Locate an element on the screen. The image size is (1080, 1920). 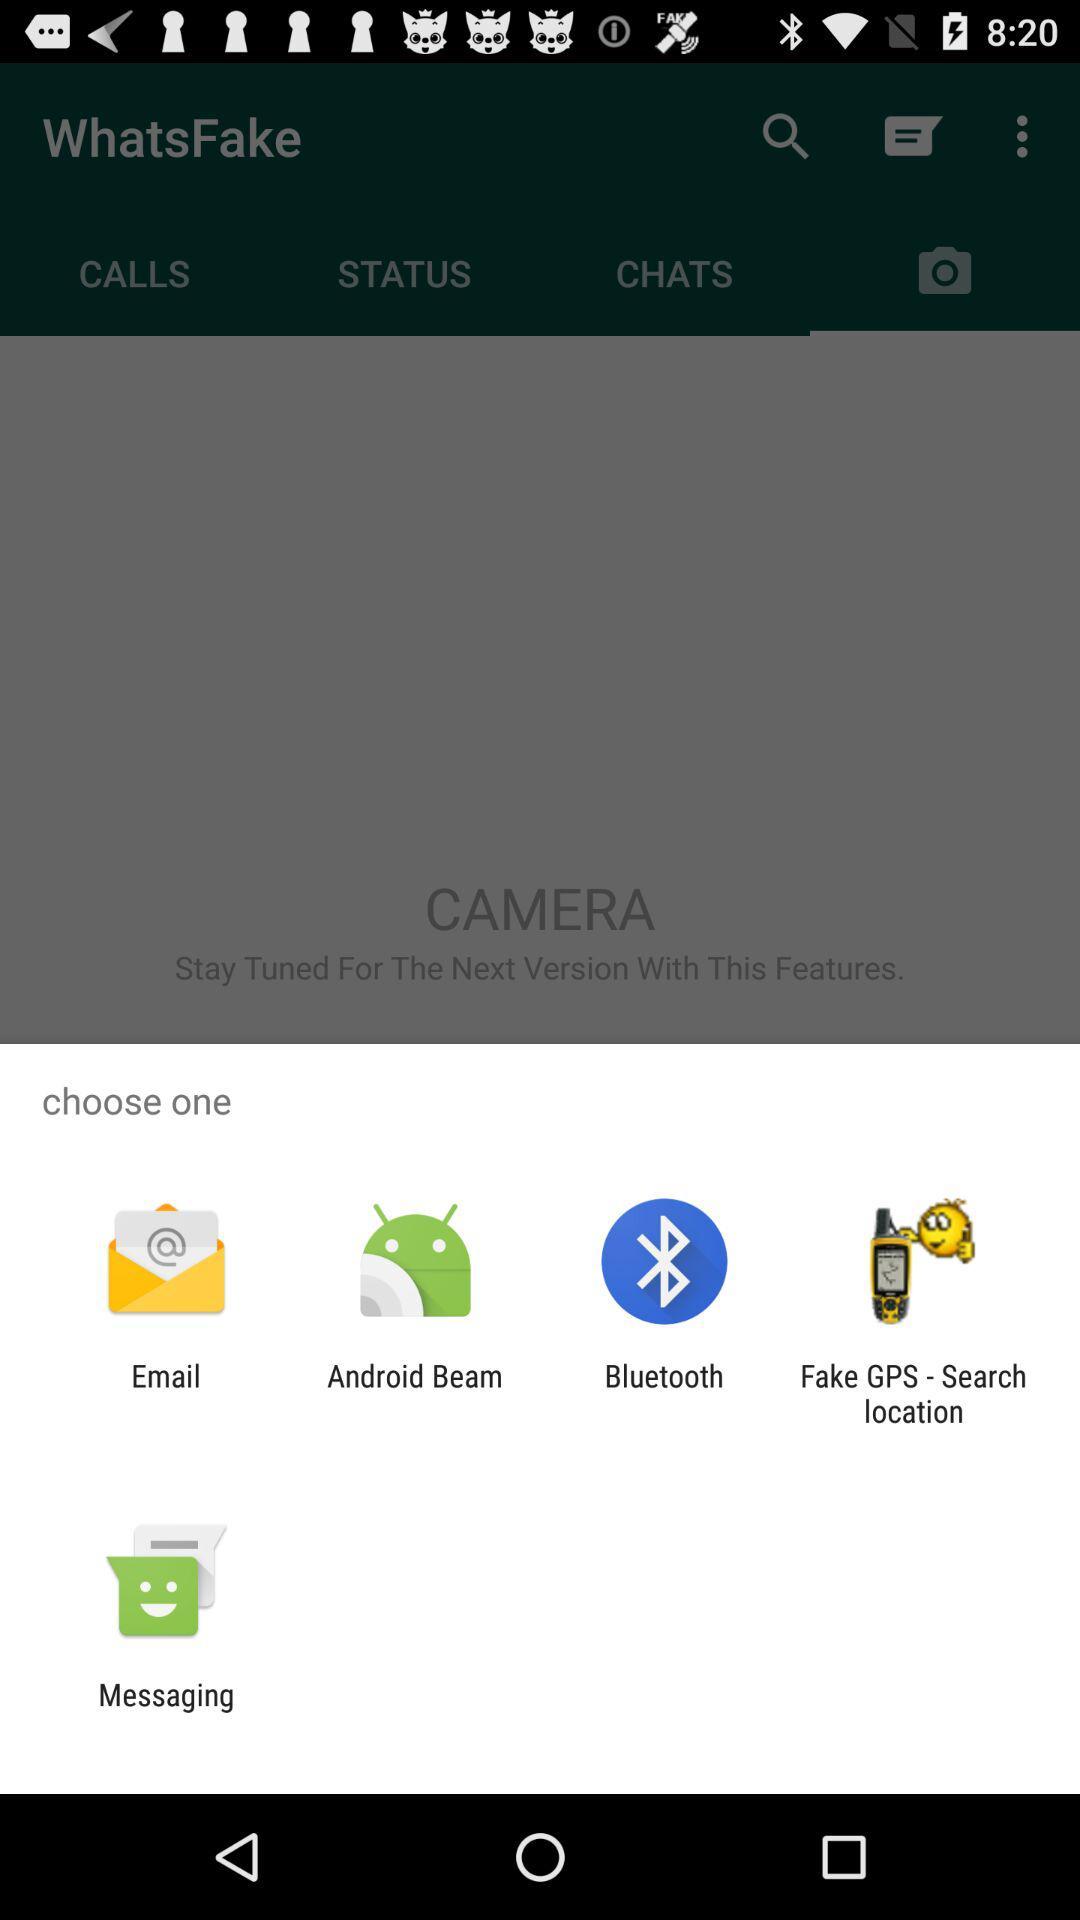
android beam app is located at coordinates (414, 1392).